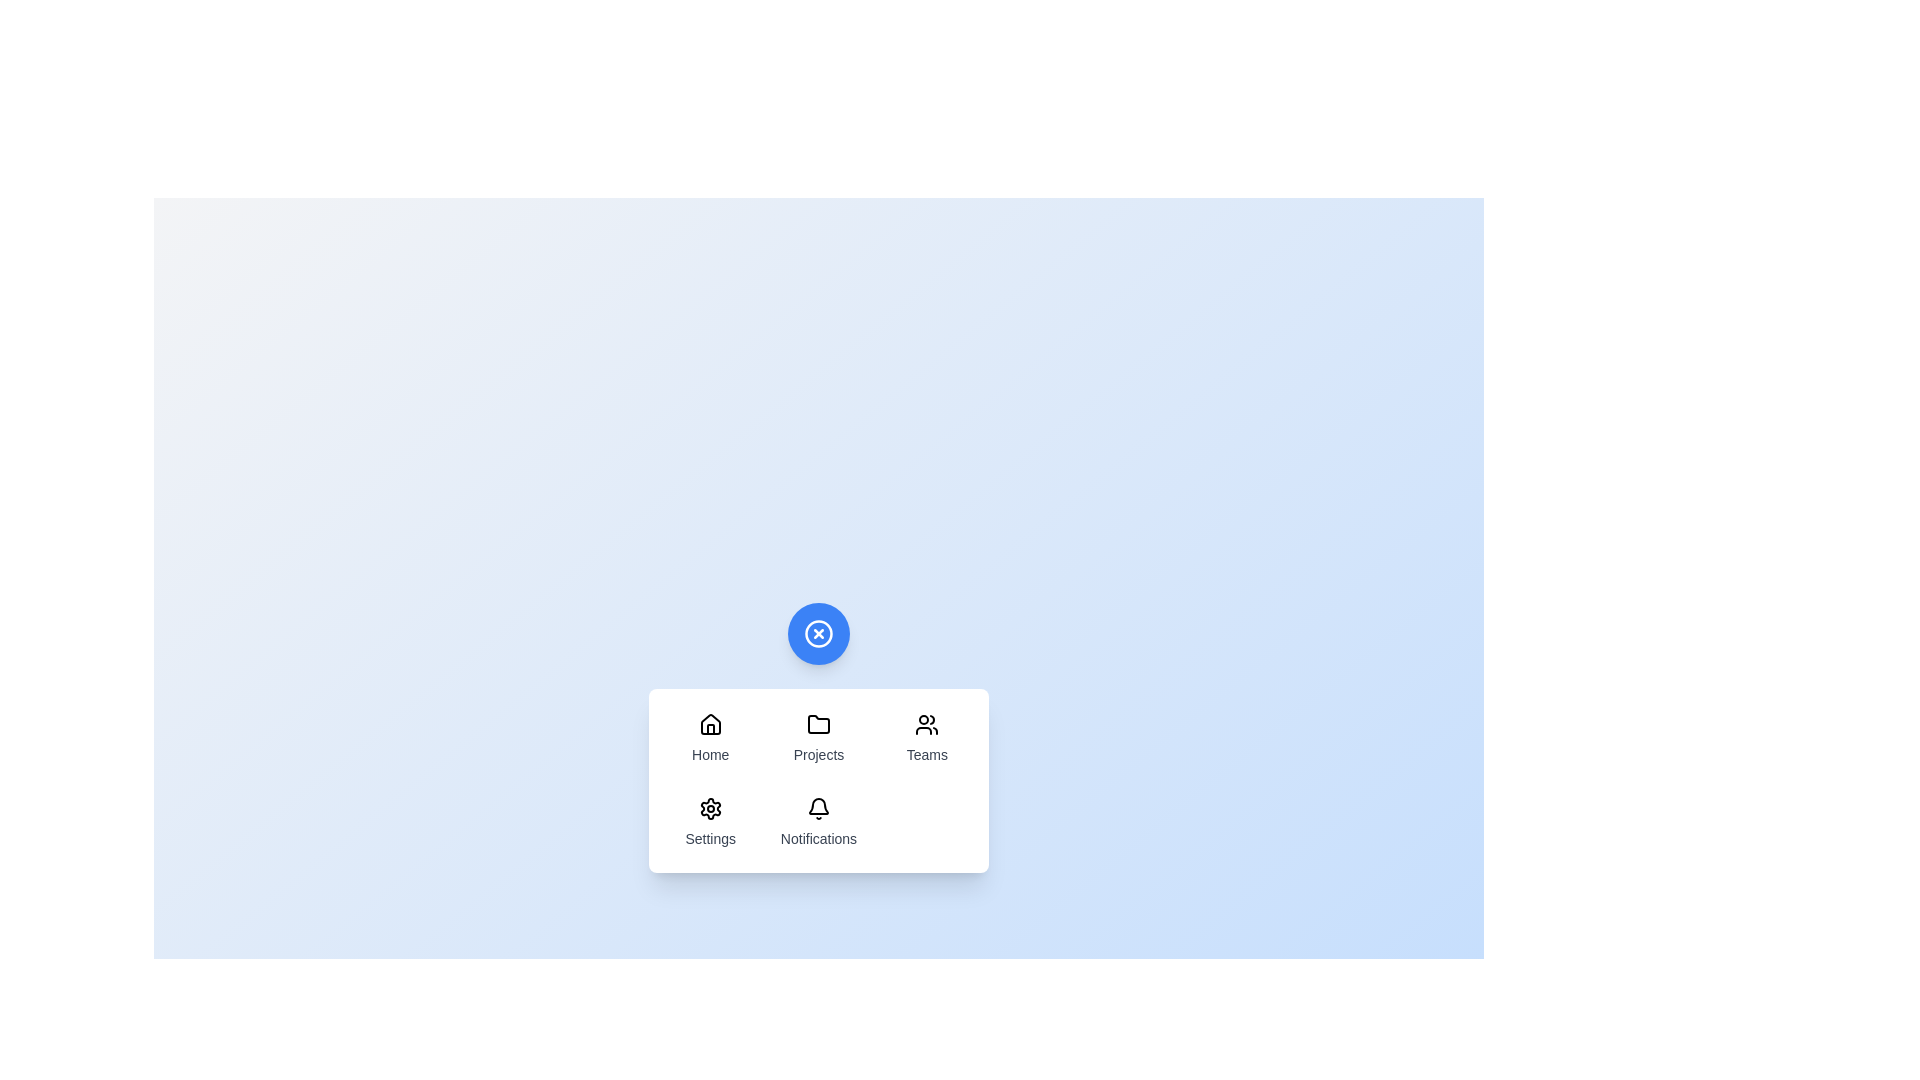 The image size is (1920, 1080). I want to click on the toggle button to change the menu visibility, so click(817, 633).